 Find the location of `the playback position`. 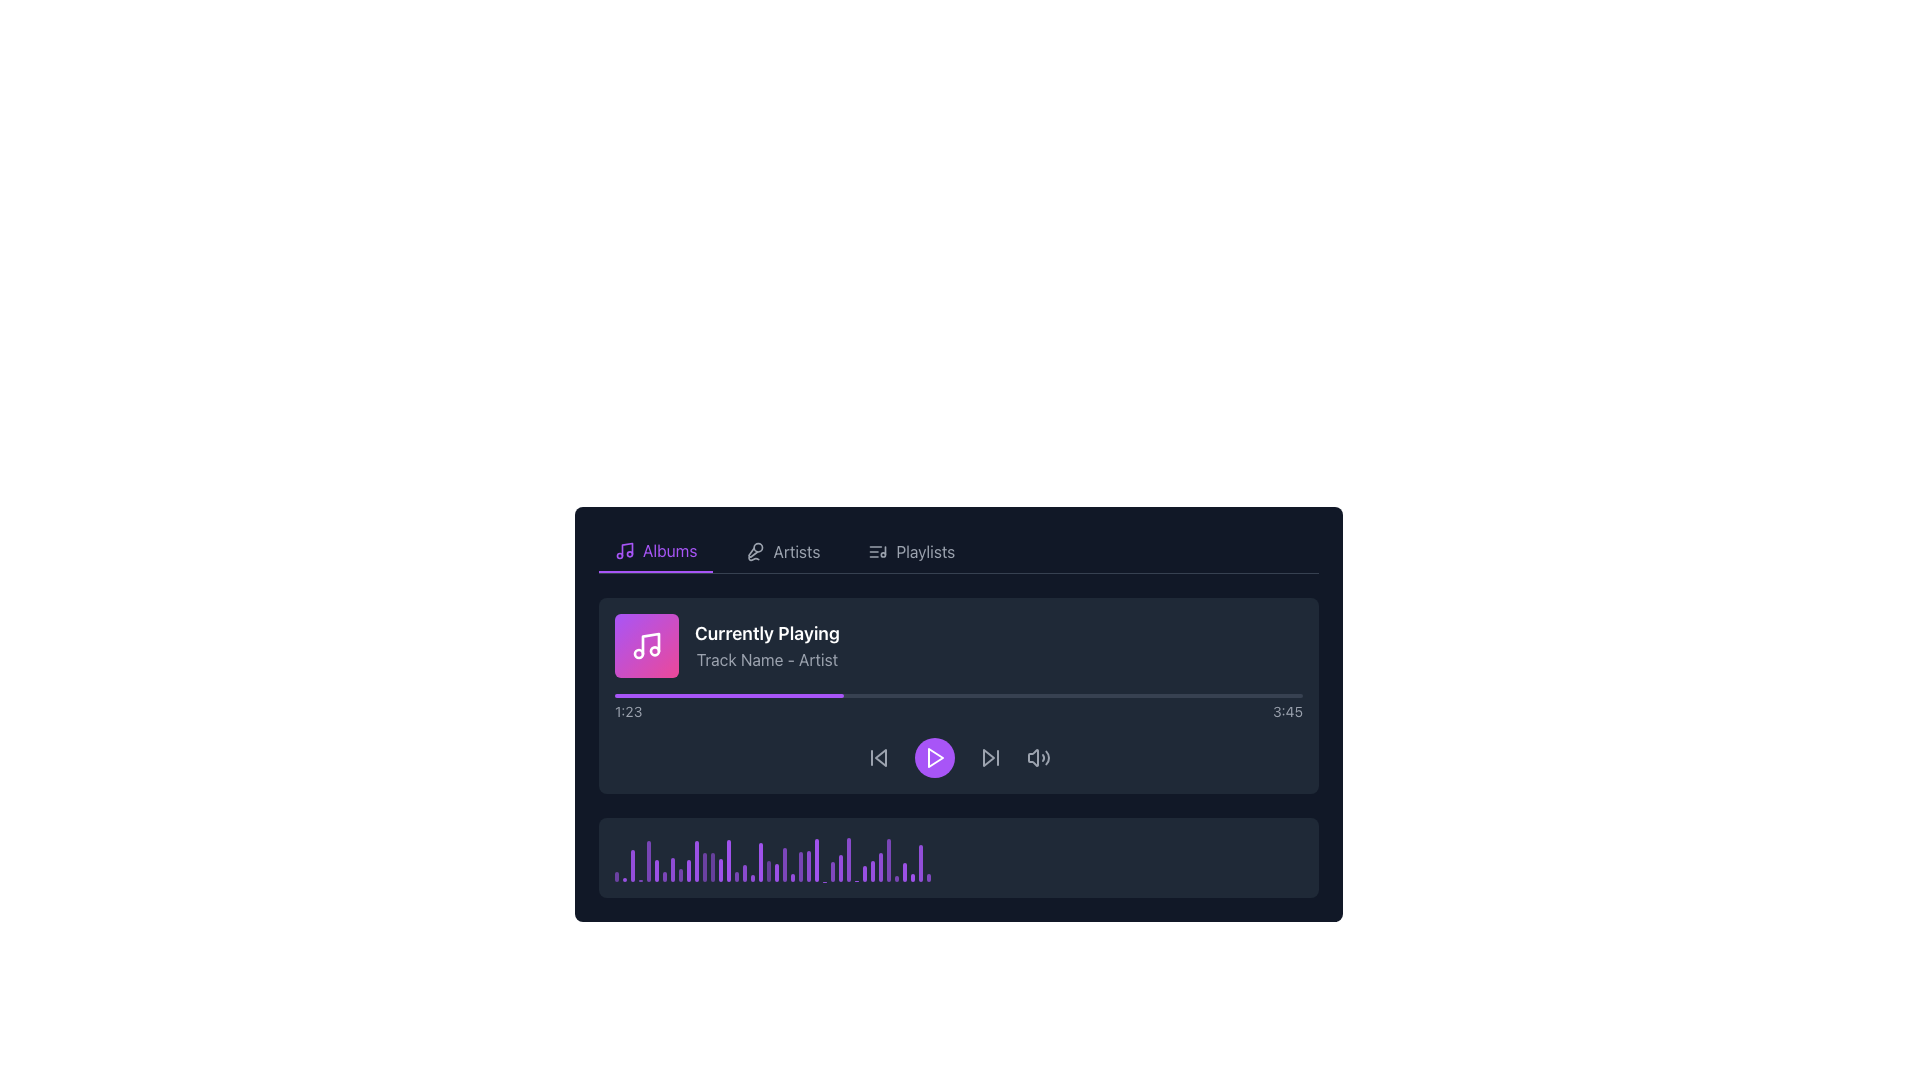

the playback position is located at coordinates (1115, 694).